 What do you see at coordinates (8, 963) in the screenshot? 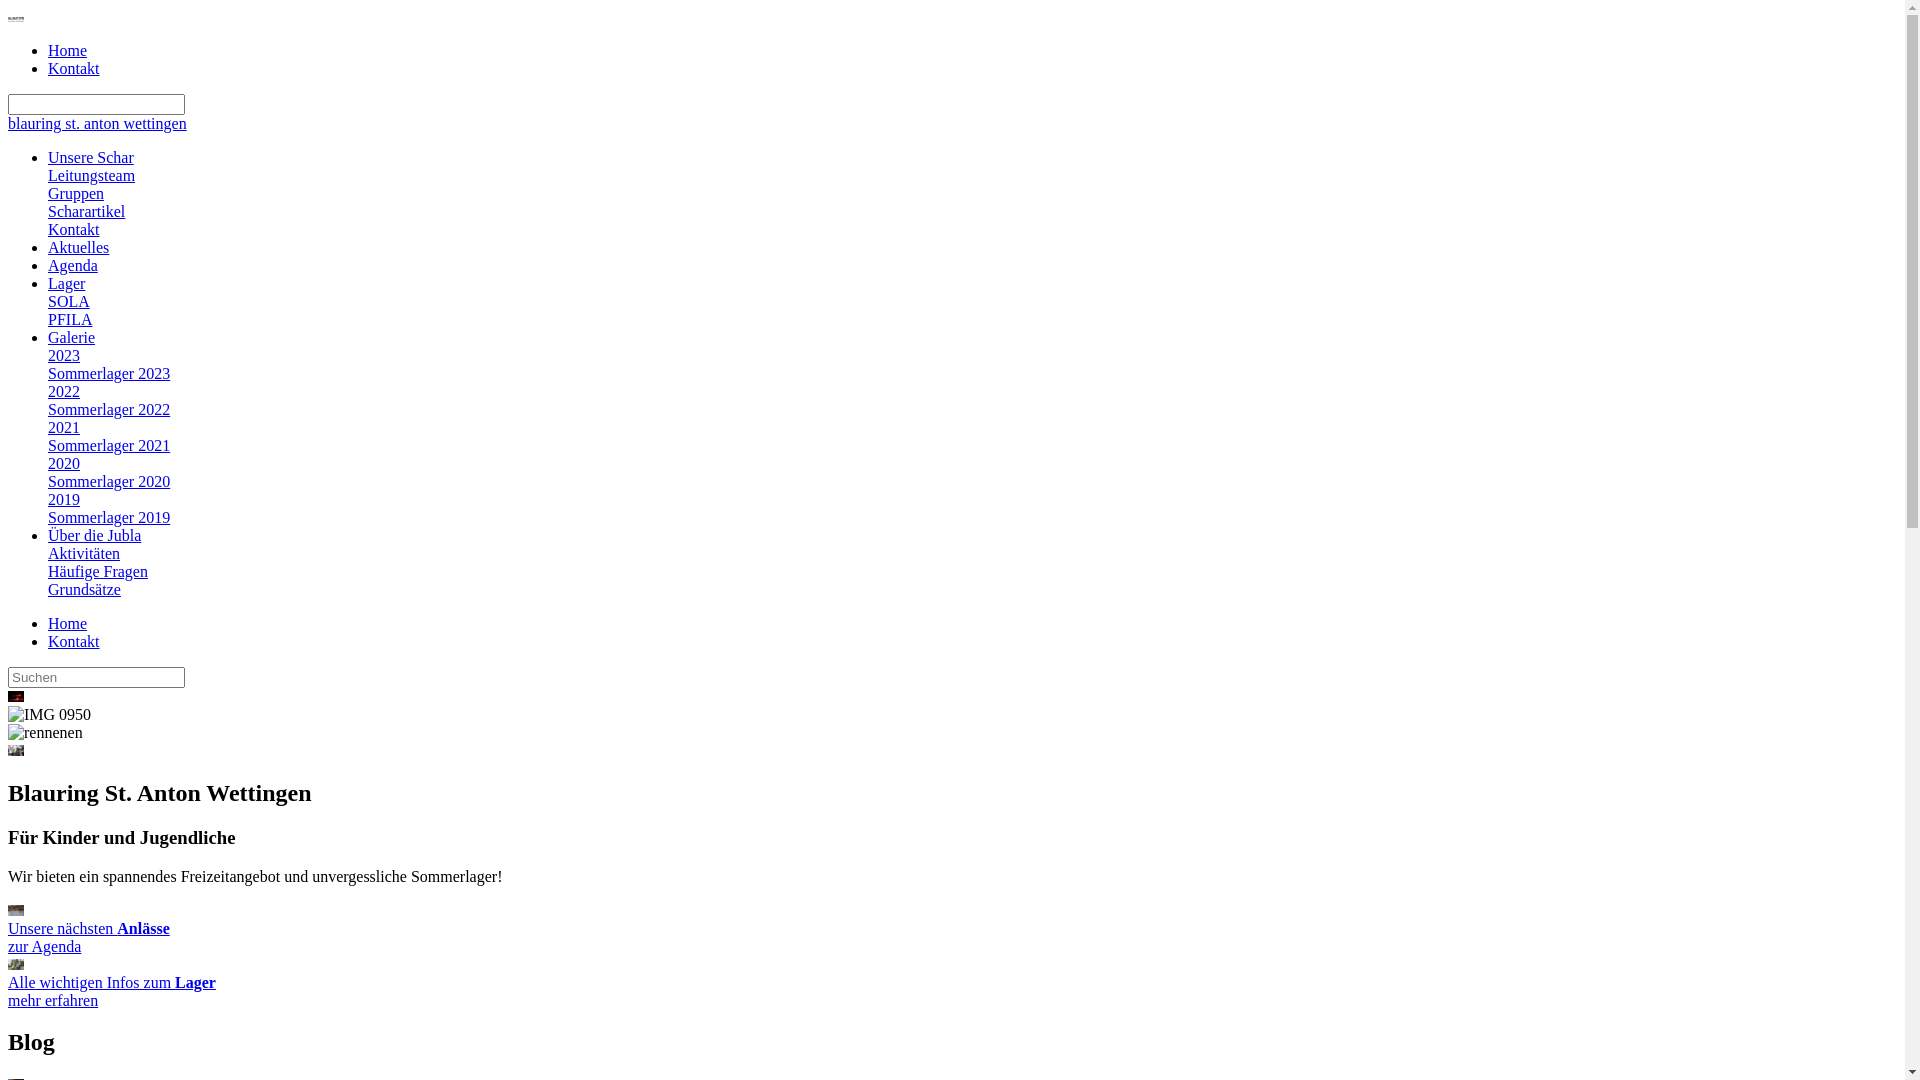
I see `'mehr erfahren'` at bounding box center [8, 963].